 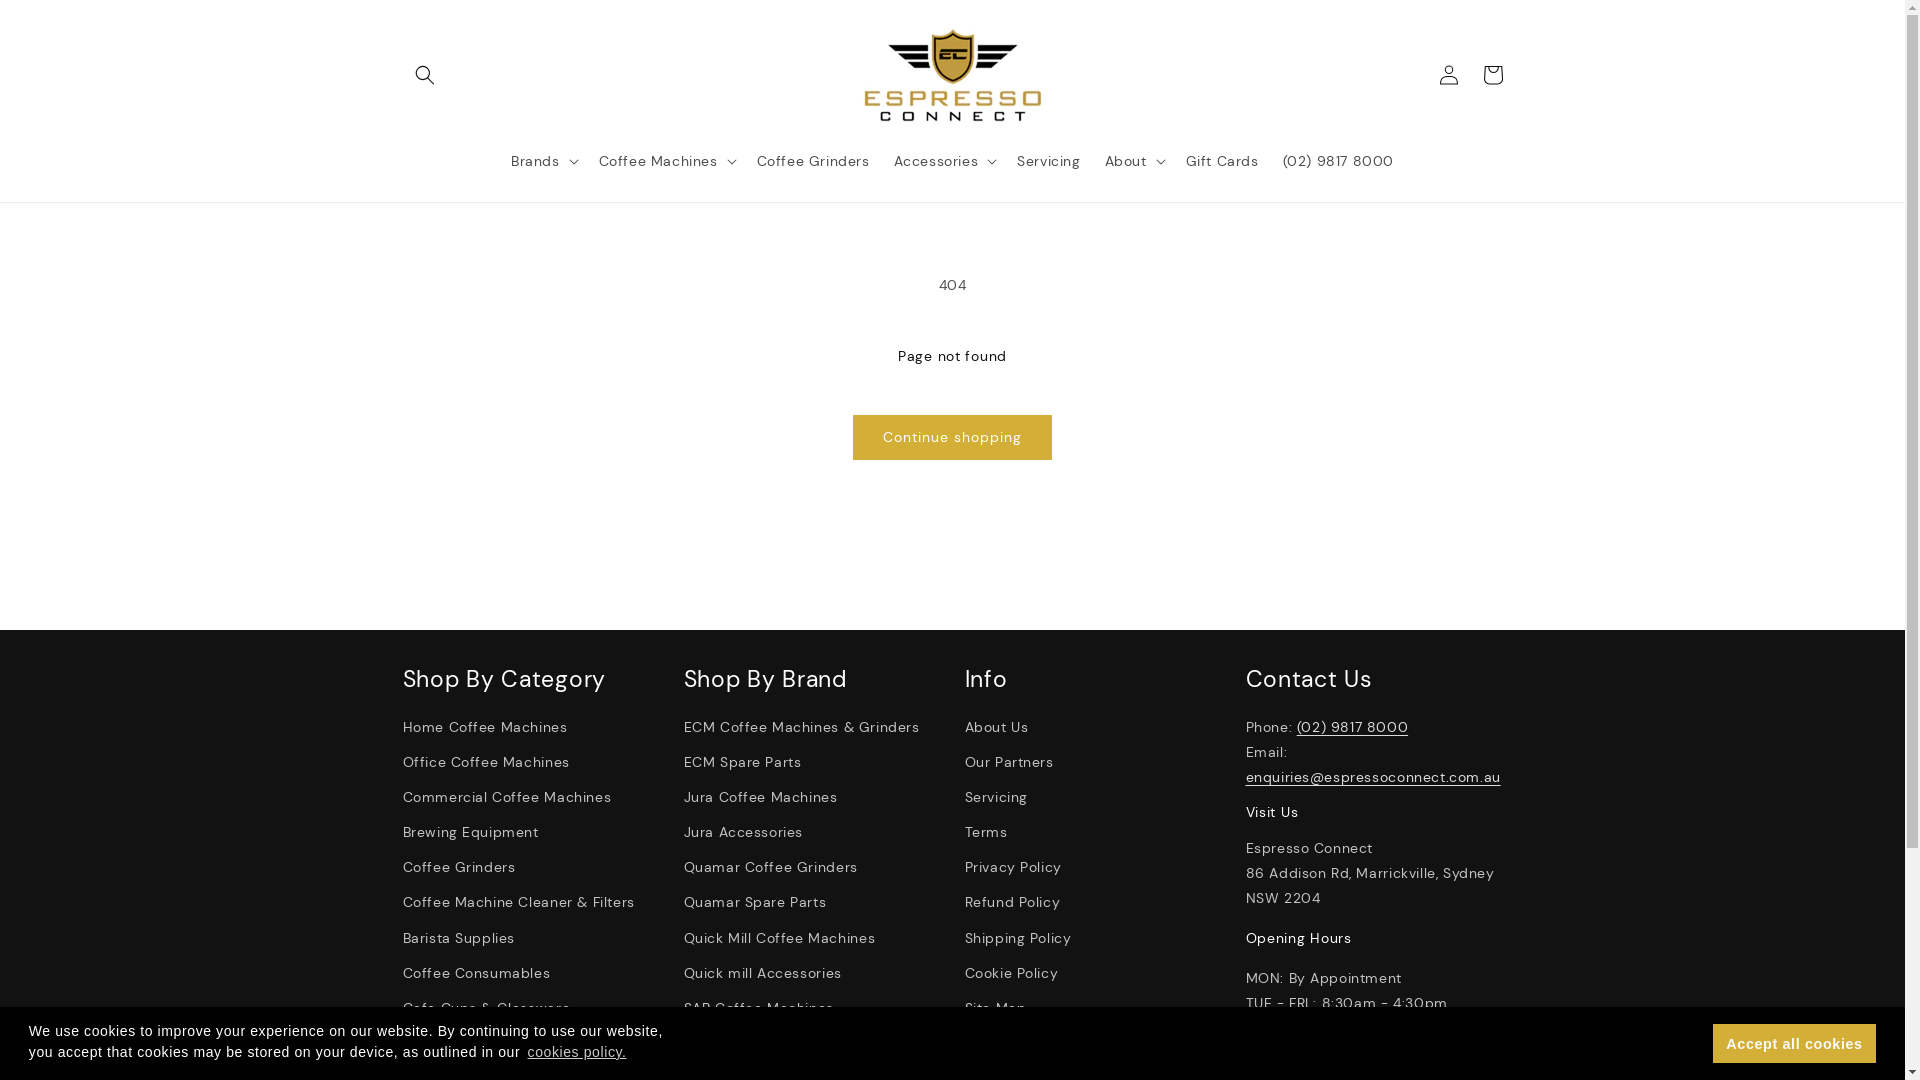 What do you see at coordinates (1008, 762) in the screenshot?
I see `'Our Partners'` at bounding box center [1008, 762].